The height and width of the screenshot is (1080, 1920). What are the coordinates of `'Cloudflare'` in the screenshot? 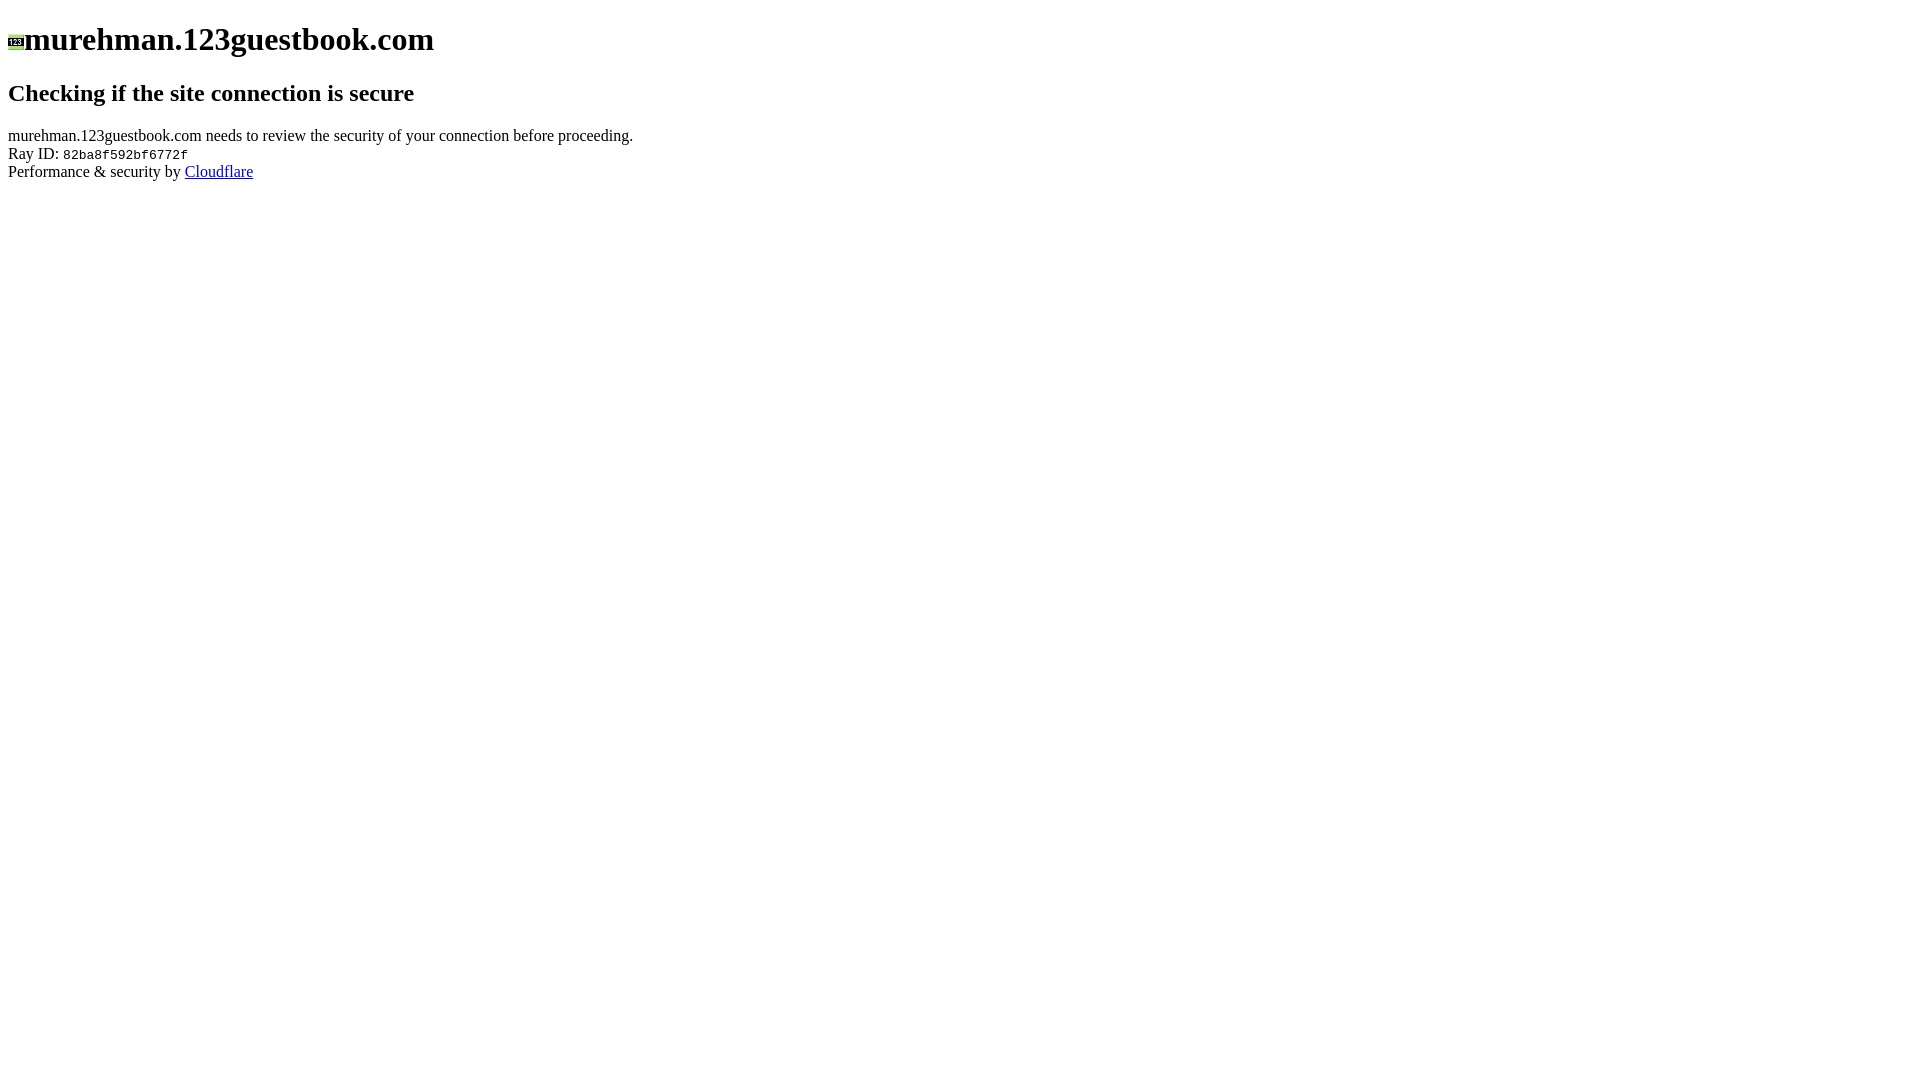 It's located at (185, 170).